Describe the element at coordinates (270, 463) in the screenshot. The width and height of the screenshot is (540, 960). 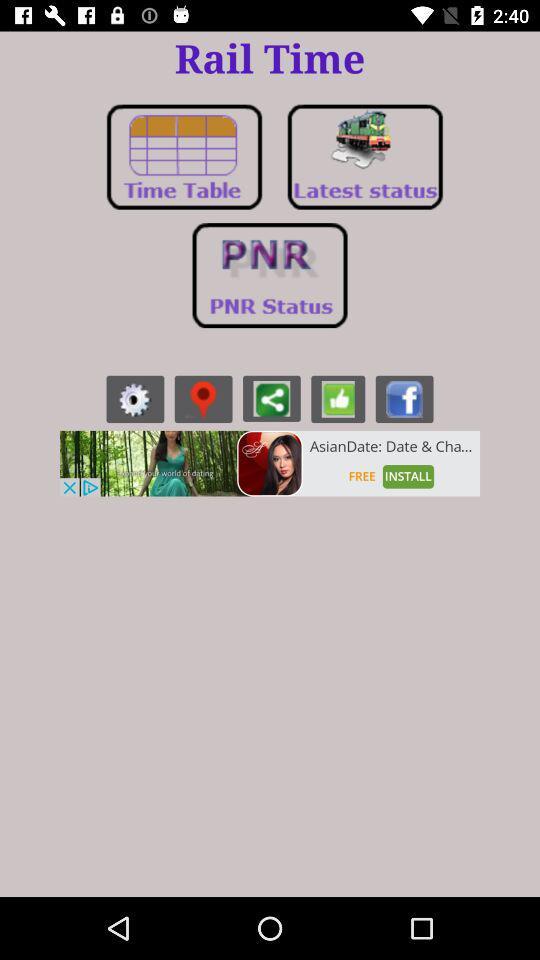
I see `click dating advertisement` at that location.